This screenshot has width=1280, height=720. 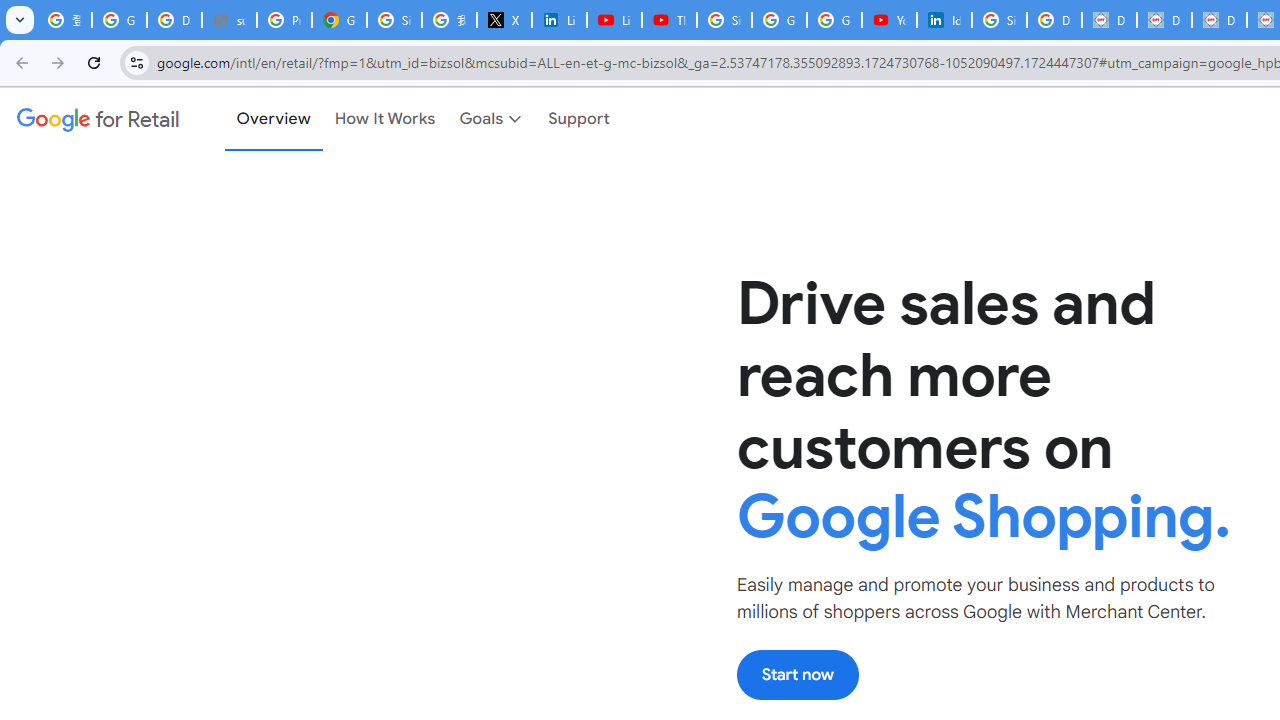 What do you see at coordinates (385, 119) in the screenshot?
I see `'How It Works'` at bounding box center [385, 119].